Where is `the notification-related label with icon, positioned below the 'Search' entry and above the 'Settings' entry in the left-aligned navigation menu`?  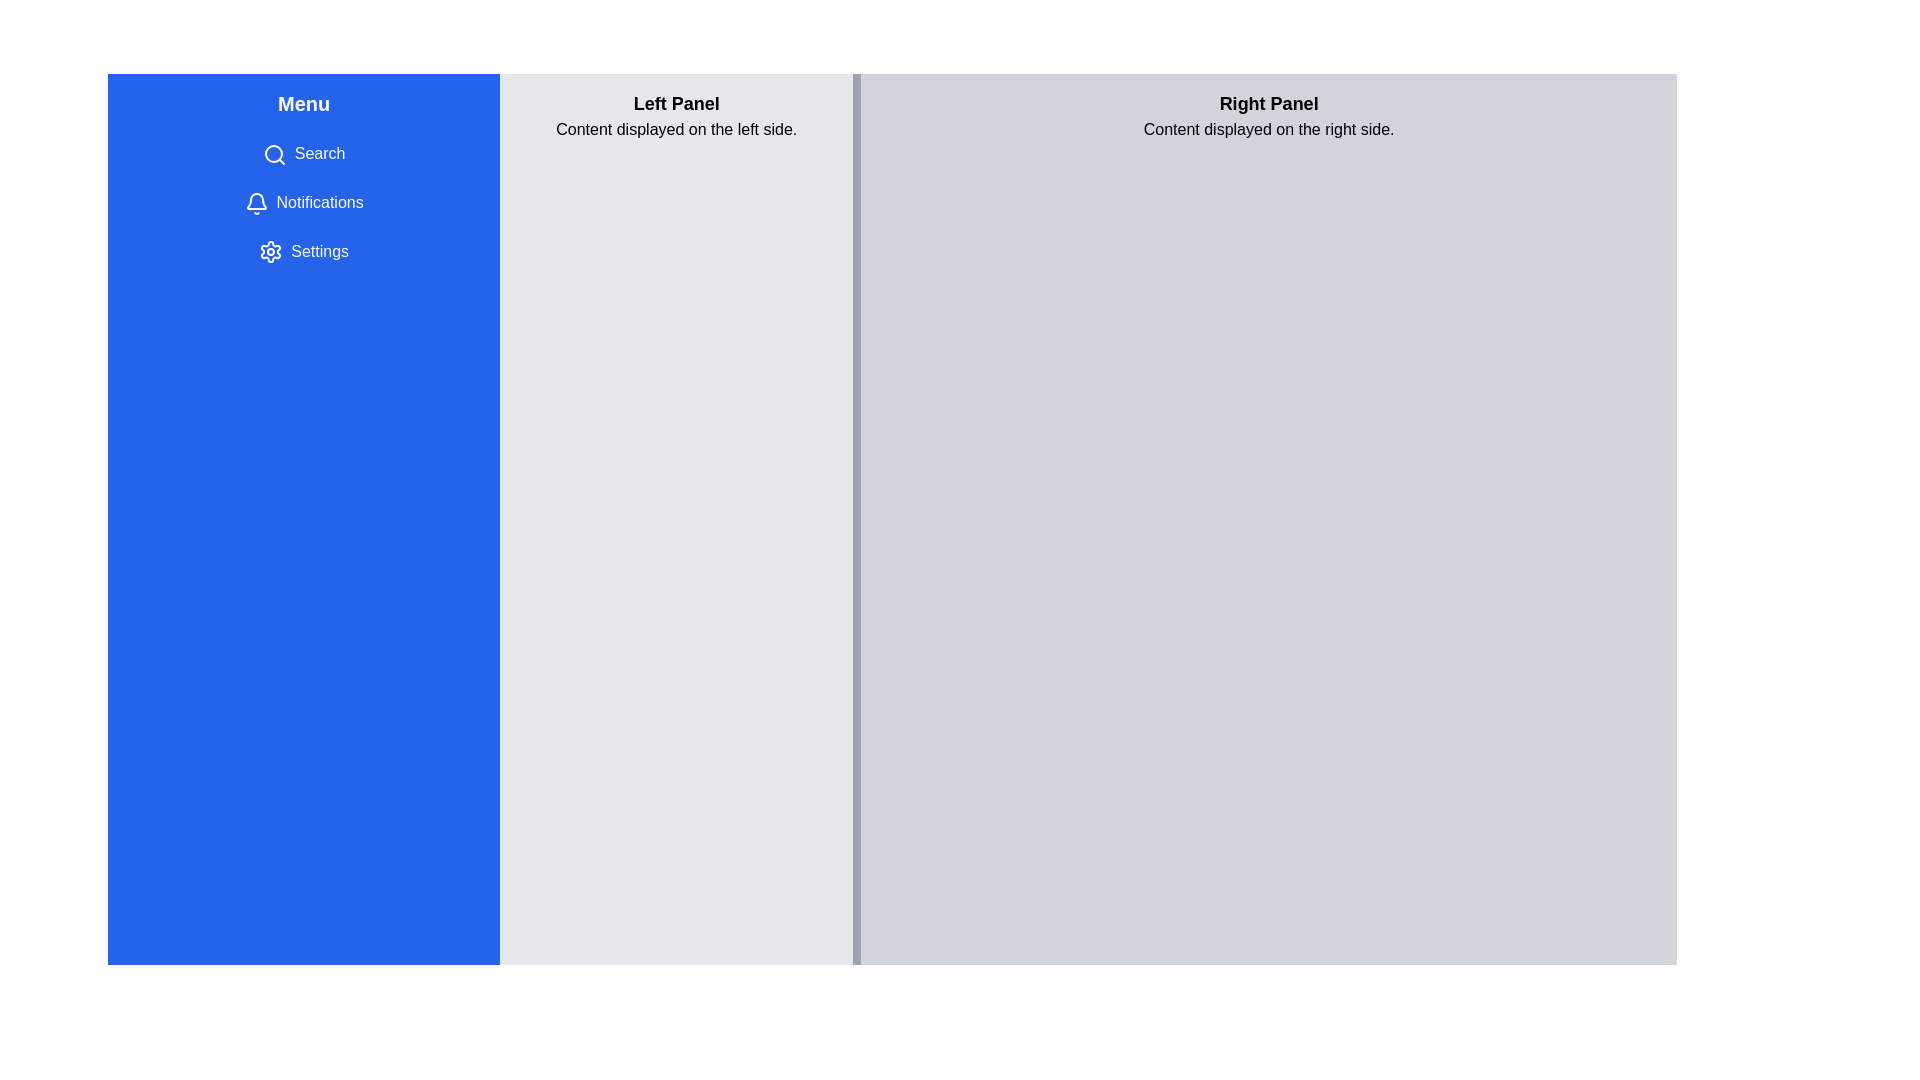 the notification-related label with icon, positioned below the 'Search' entry and above the 'Settings' entry in the left-aligned navigation menu is located at coordinates (303, 203).